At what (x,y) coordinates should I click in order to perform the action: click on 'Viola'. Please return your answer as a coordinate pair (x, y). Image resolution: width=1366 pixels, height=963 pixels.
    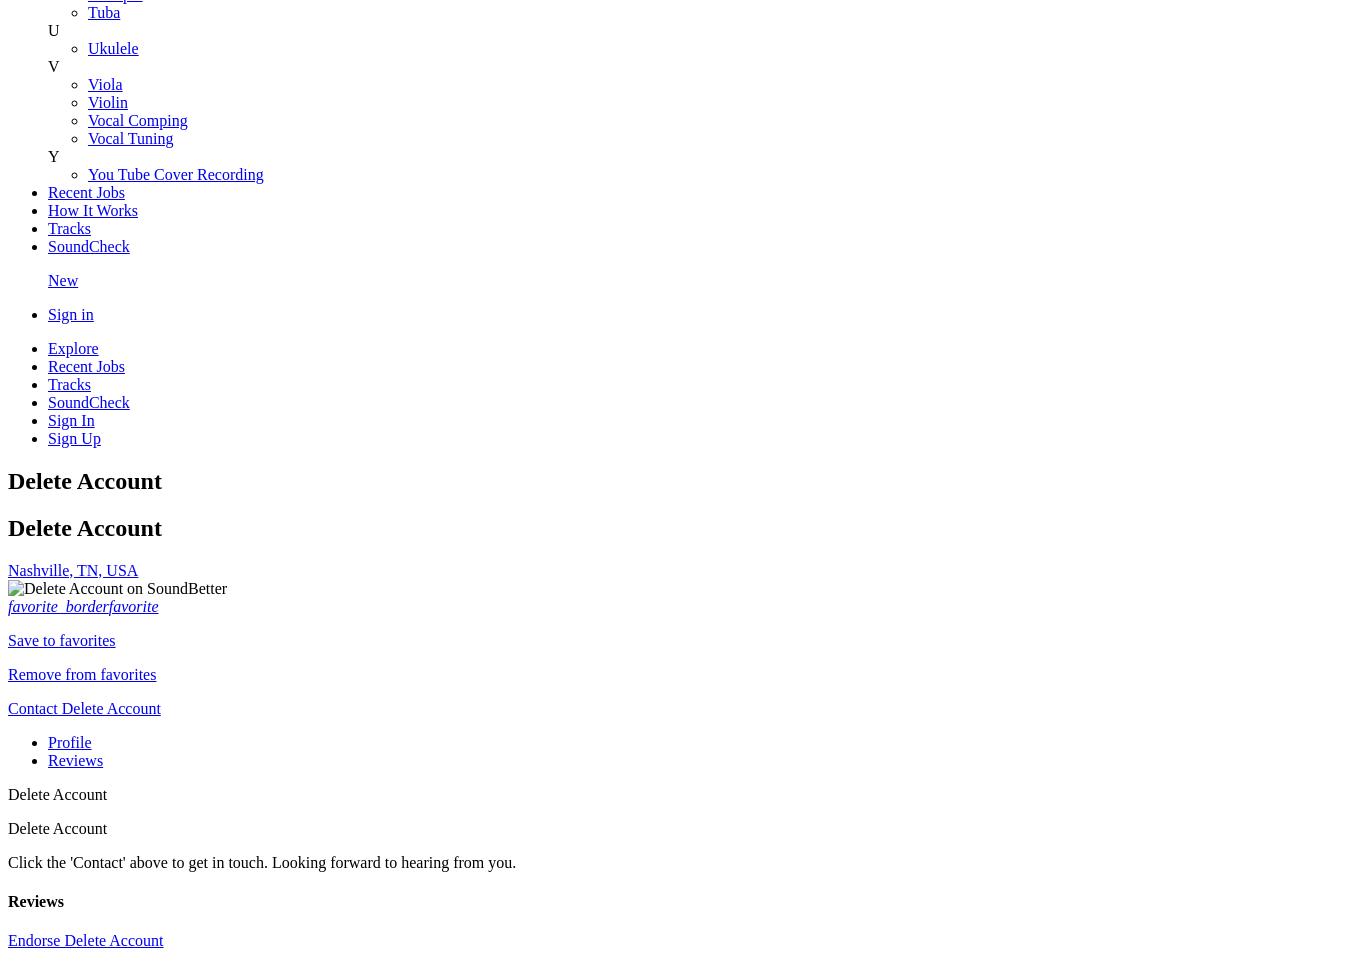
    Looking at the image, I should click on (105, 83).